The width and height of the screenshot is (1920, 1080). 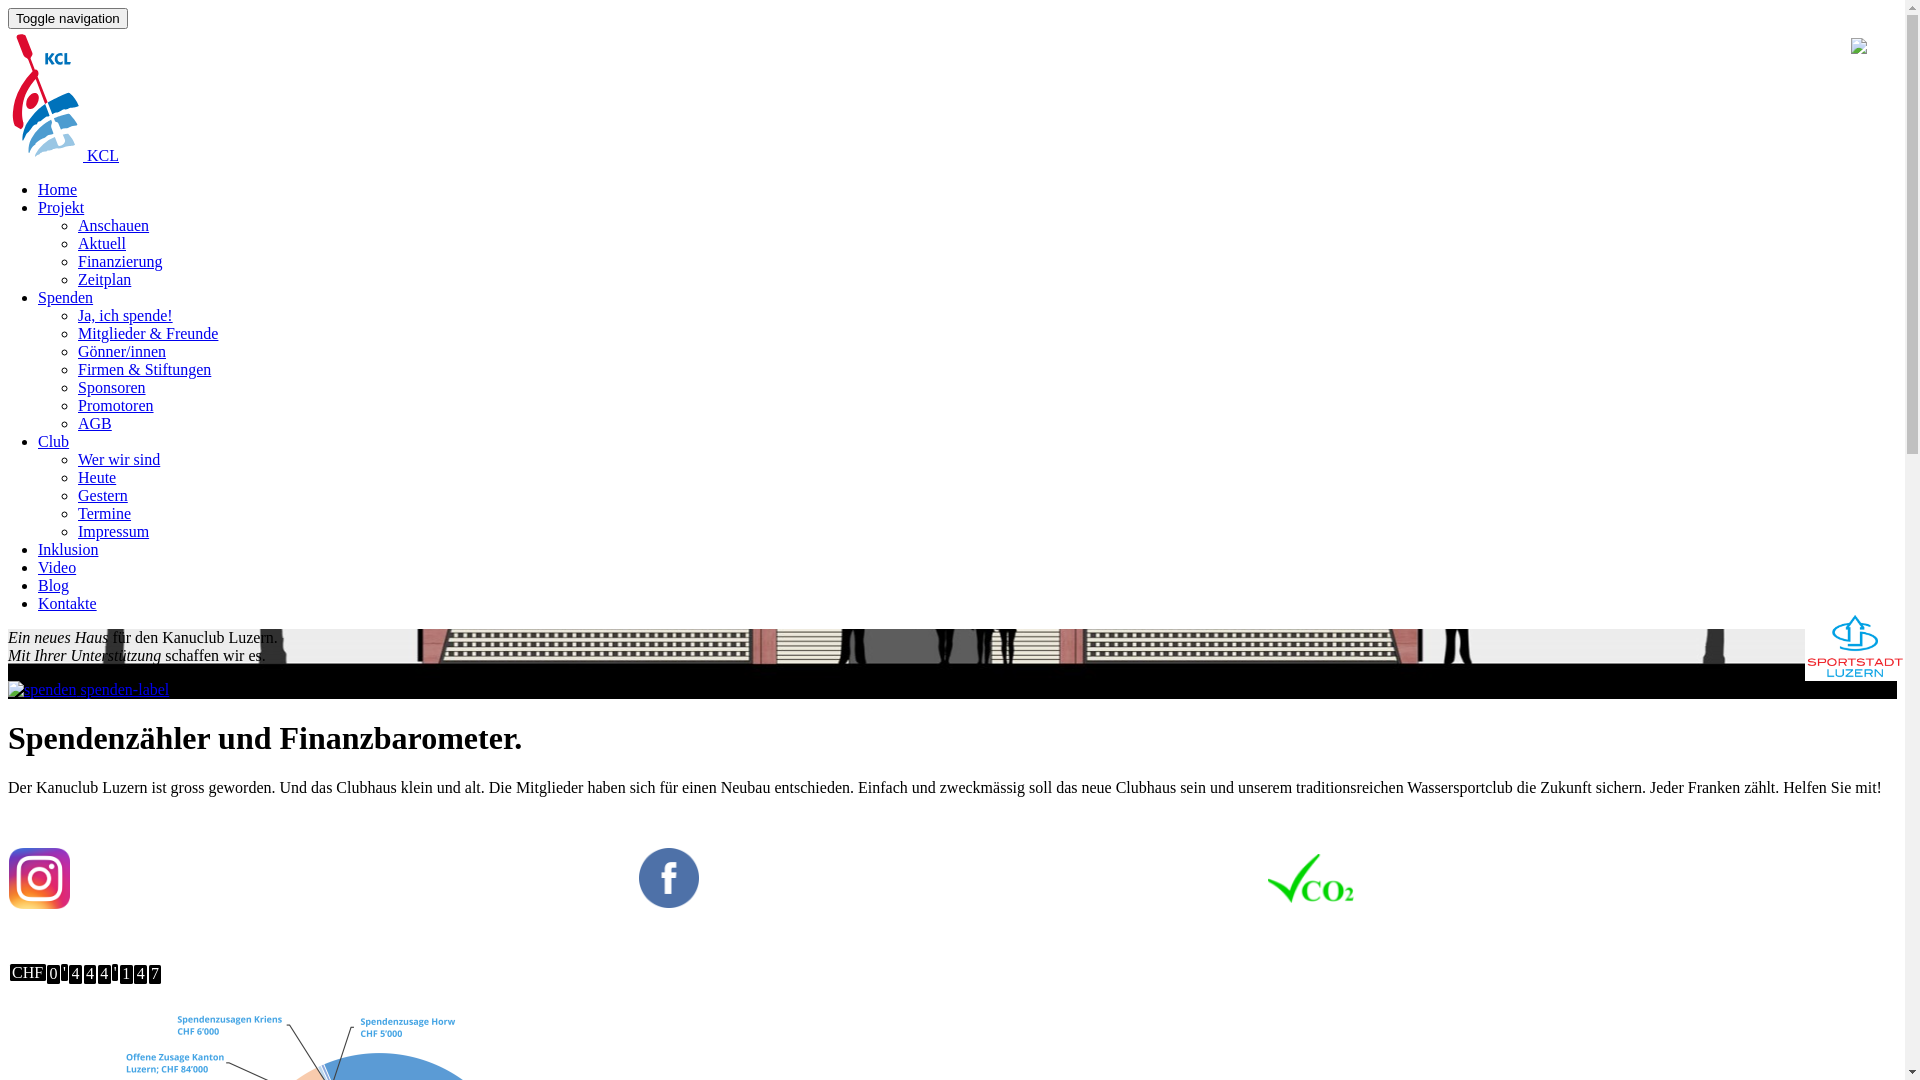 I want to click on 'AGB', so click(x=77, y=422).